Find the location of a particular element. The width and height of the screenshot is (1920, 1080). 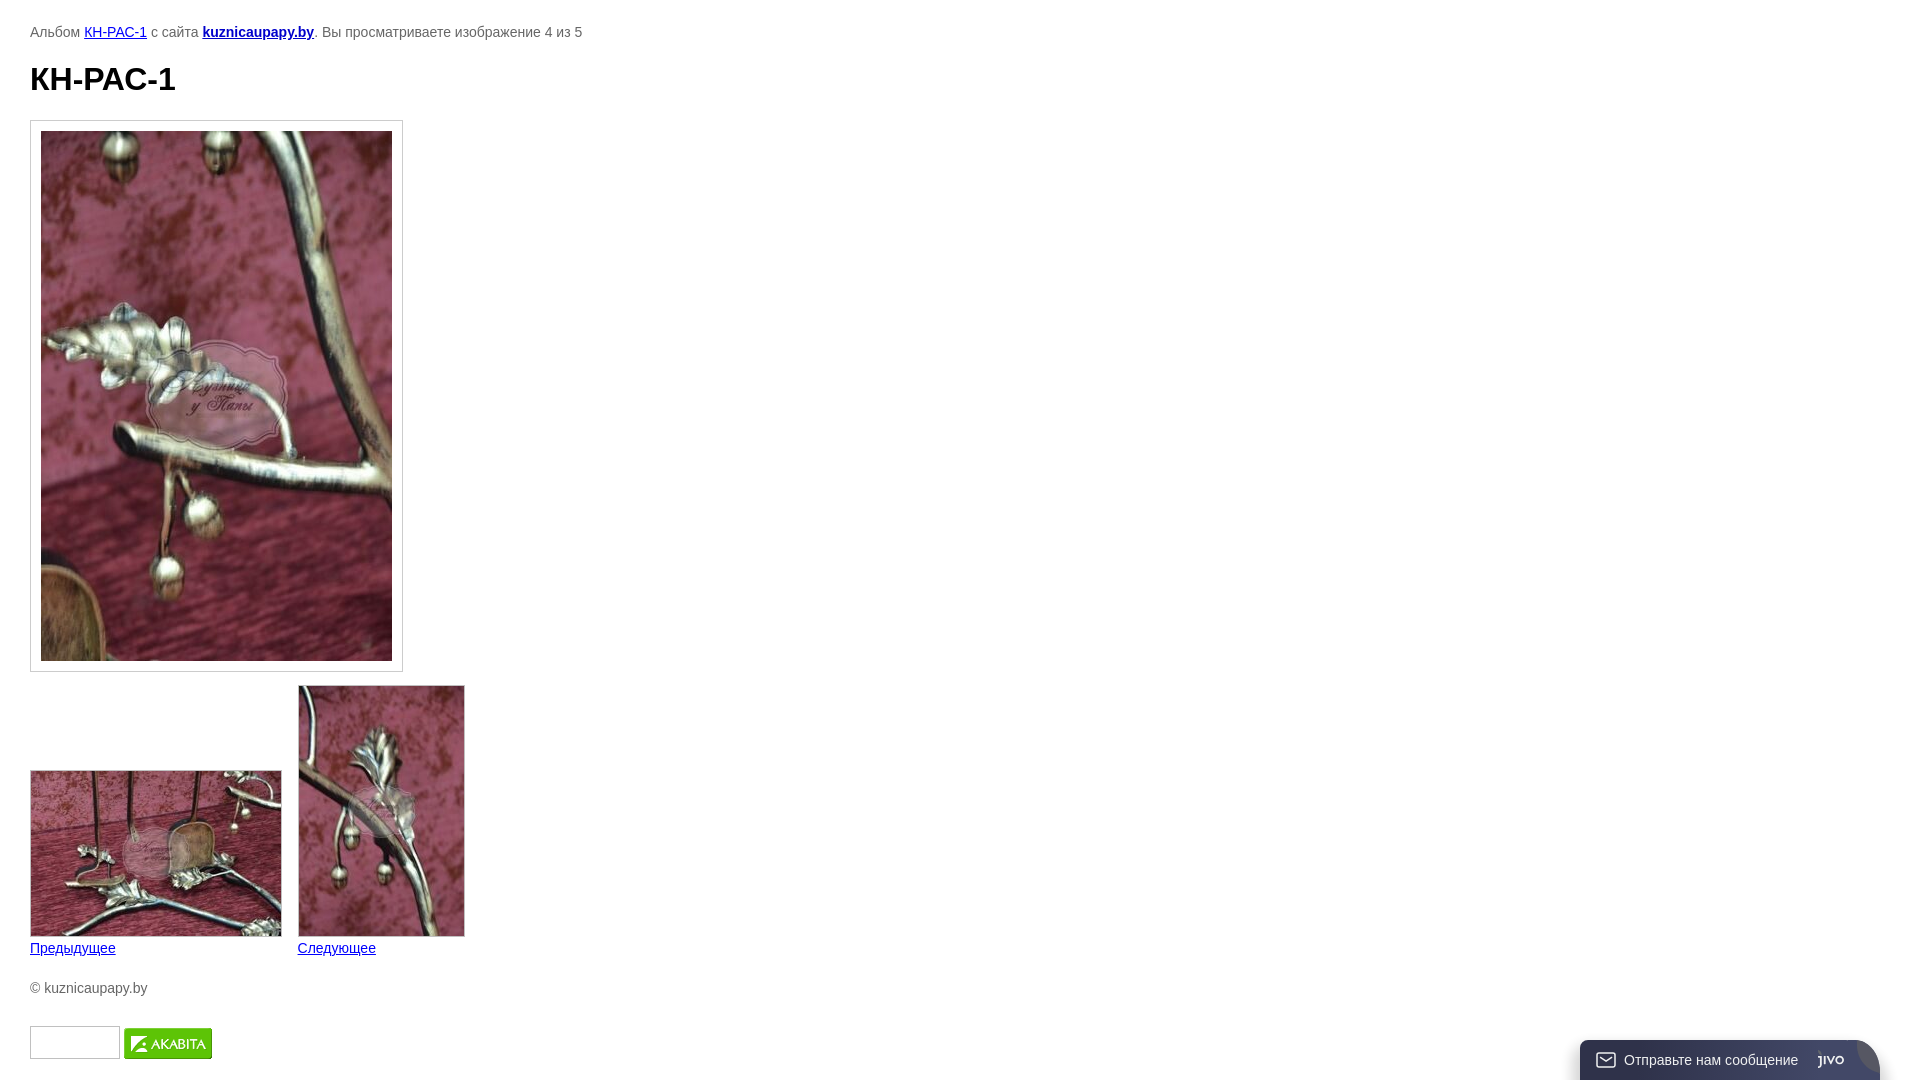

'kuznicaupapy.by' is located at coordinates (257, 31).